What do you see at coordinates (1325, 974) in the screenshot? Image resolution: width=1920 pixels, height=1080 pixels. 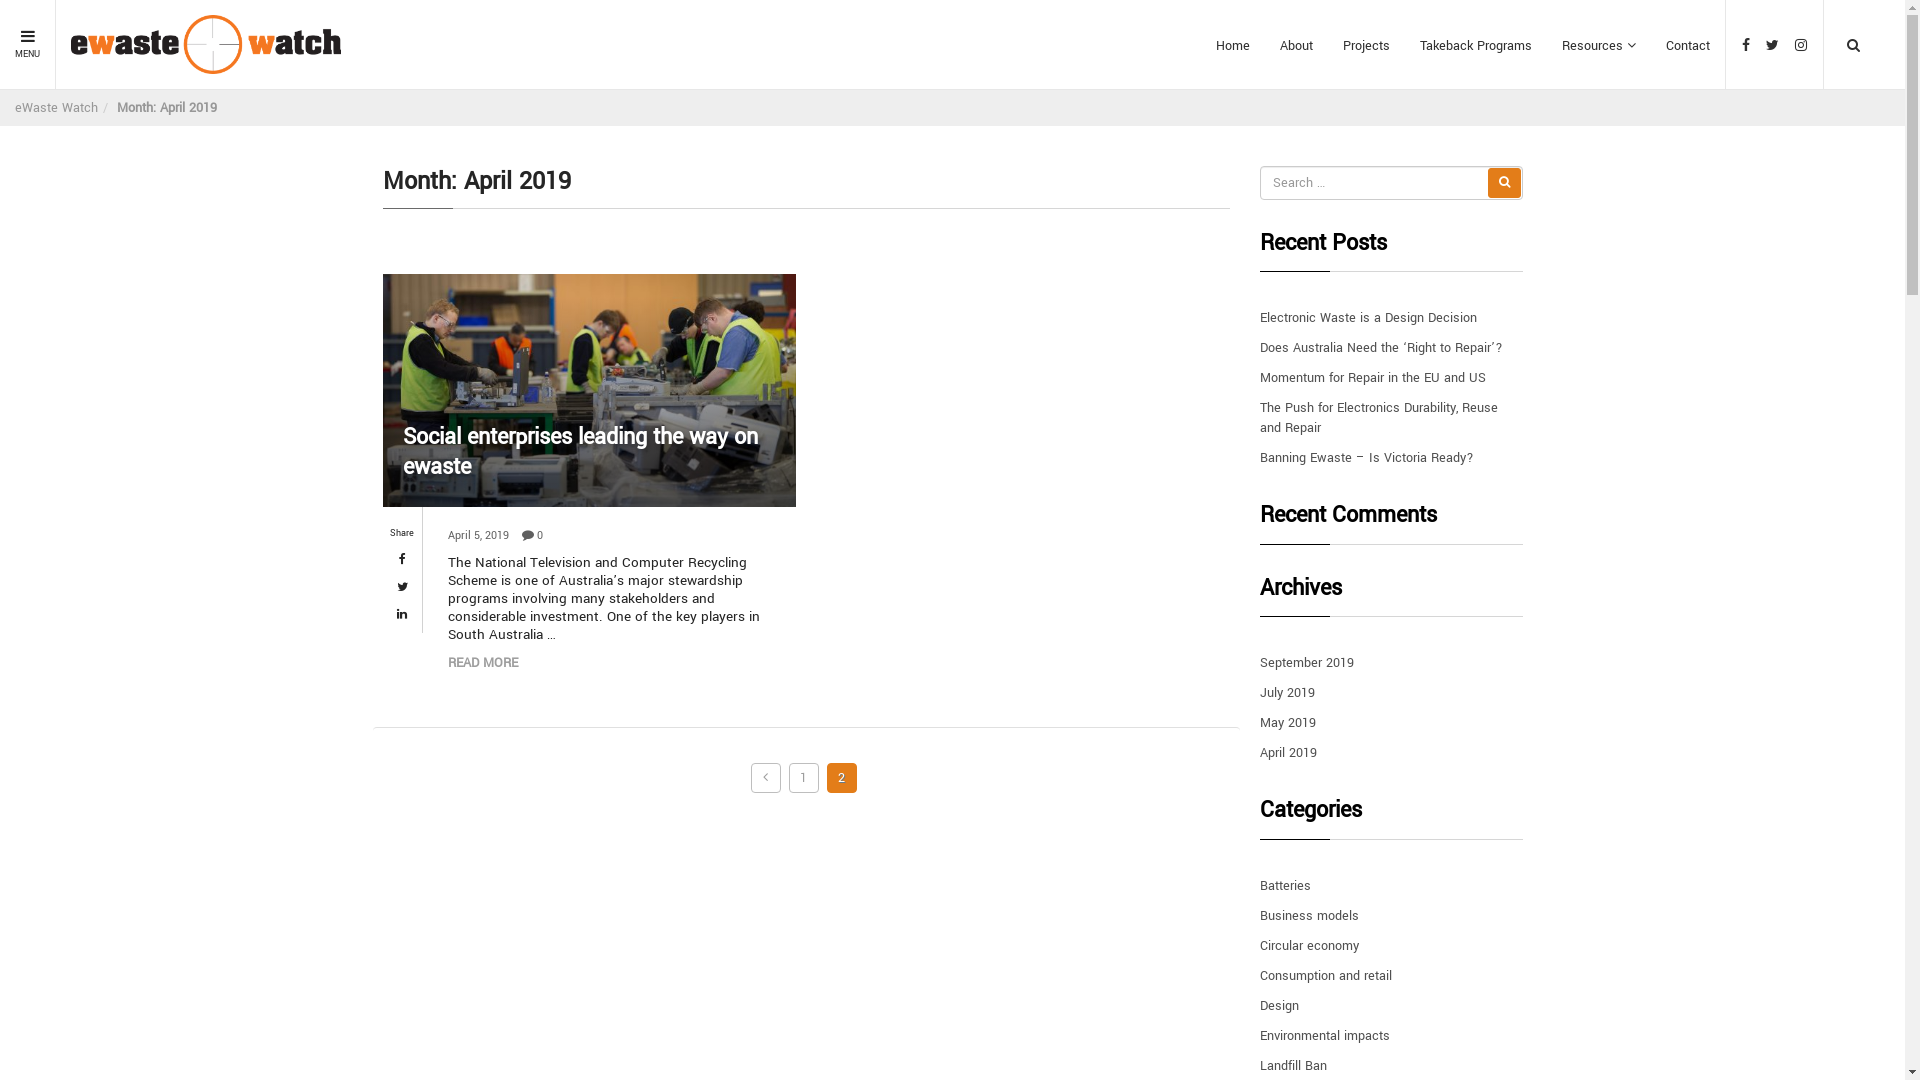 I see `'Consumption and retail'` at bounding box center [1325, 974].